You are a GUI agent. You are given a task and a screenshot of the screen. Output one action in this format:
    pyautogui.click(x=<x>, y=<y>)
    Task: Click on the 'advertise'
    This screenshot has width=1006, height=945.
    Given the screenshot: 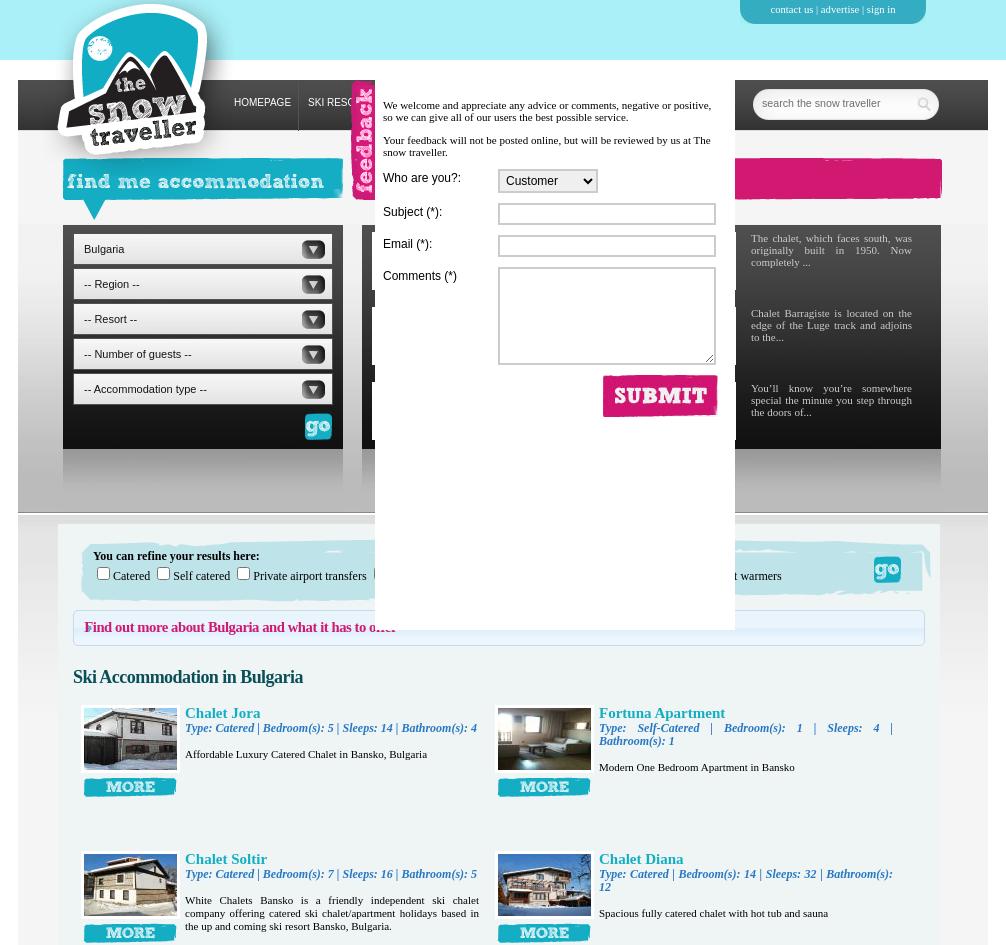 What is the action you would take?
    pyautogui.click(x=838, y=9)
    